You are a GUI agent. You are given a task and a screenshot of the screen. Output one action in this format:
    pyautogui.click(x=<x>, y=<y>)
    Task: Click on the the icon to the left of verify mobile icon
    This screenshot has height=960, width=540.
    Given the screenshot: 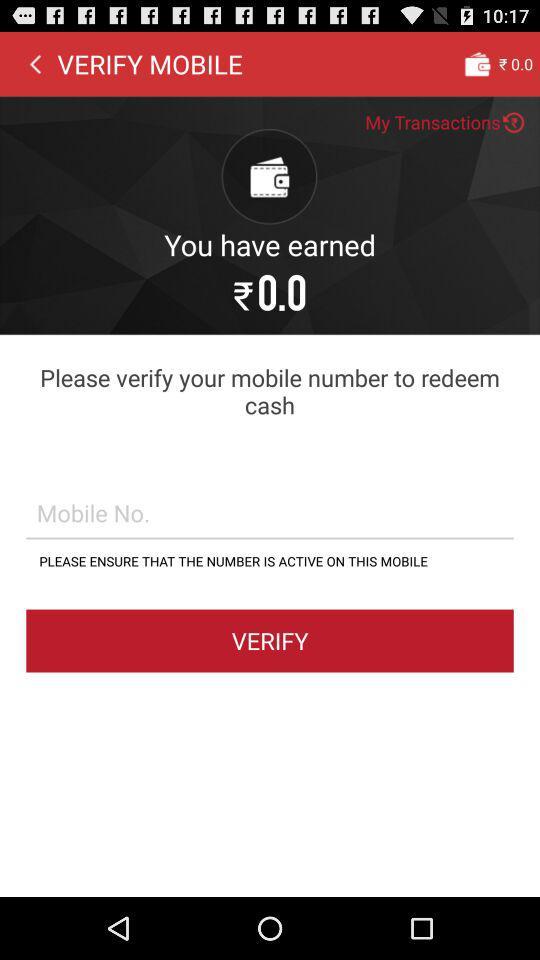 What is the action you would take?
    pyautogui.click(x=35, y=63)
    